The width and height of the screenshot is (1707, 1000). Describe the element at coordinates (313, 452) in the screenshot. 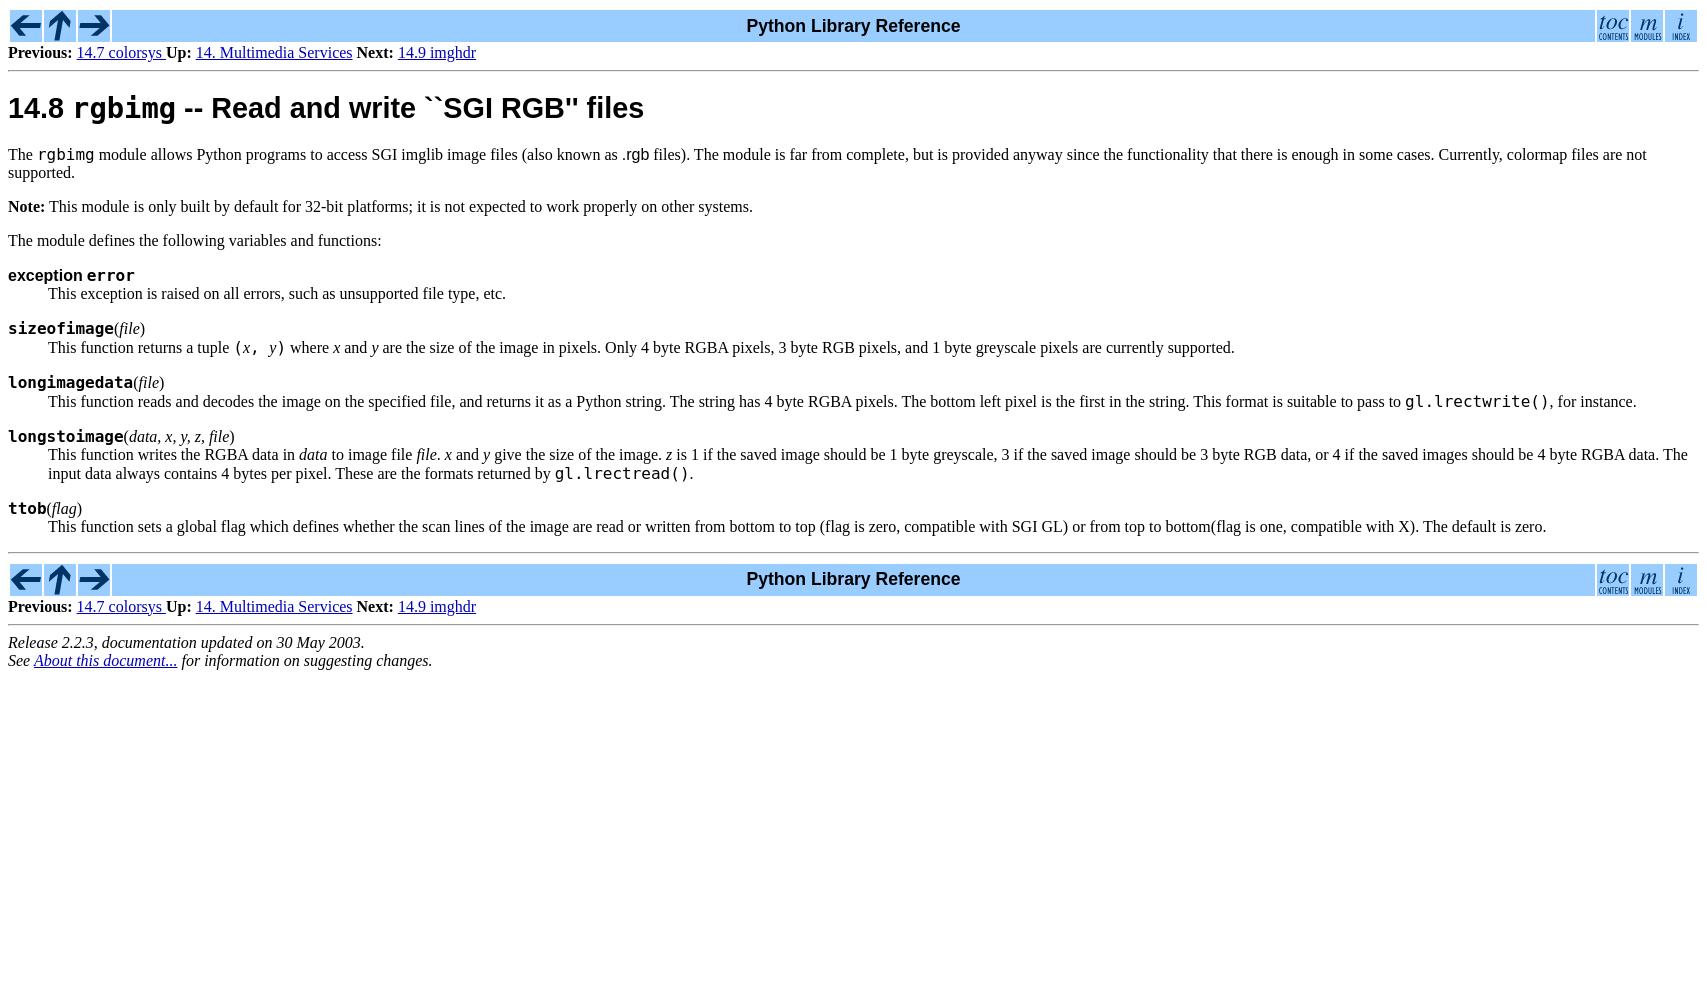

I see `'data'` at that location.